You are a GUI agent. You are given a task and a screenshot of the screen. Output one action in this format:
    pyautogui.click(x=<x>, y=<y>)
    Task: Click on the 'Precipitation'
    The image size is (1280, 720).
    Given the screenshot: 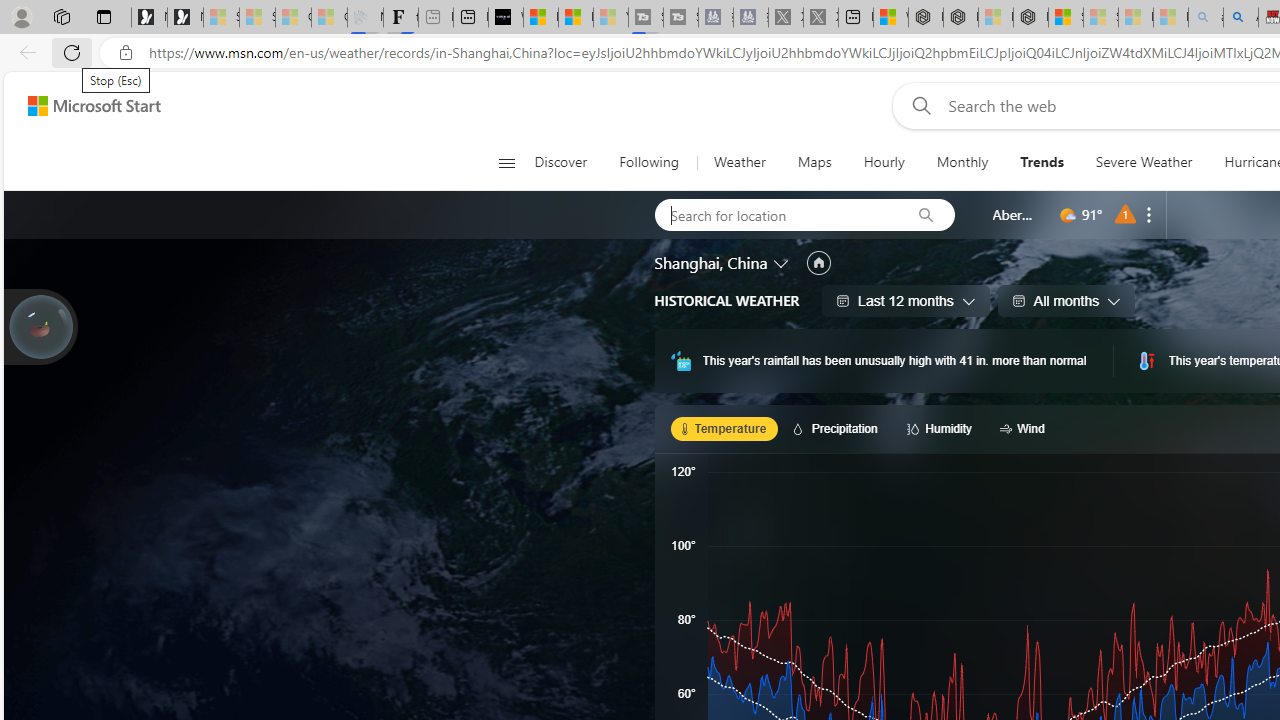 What is the action you would take?
    pyautogui.click(x=838, y=427)
    